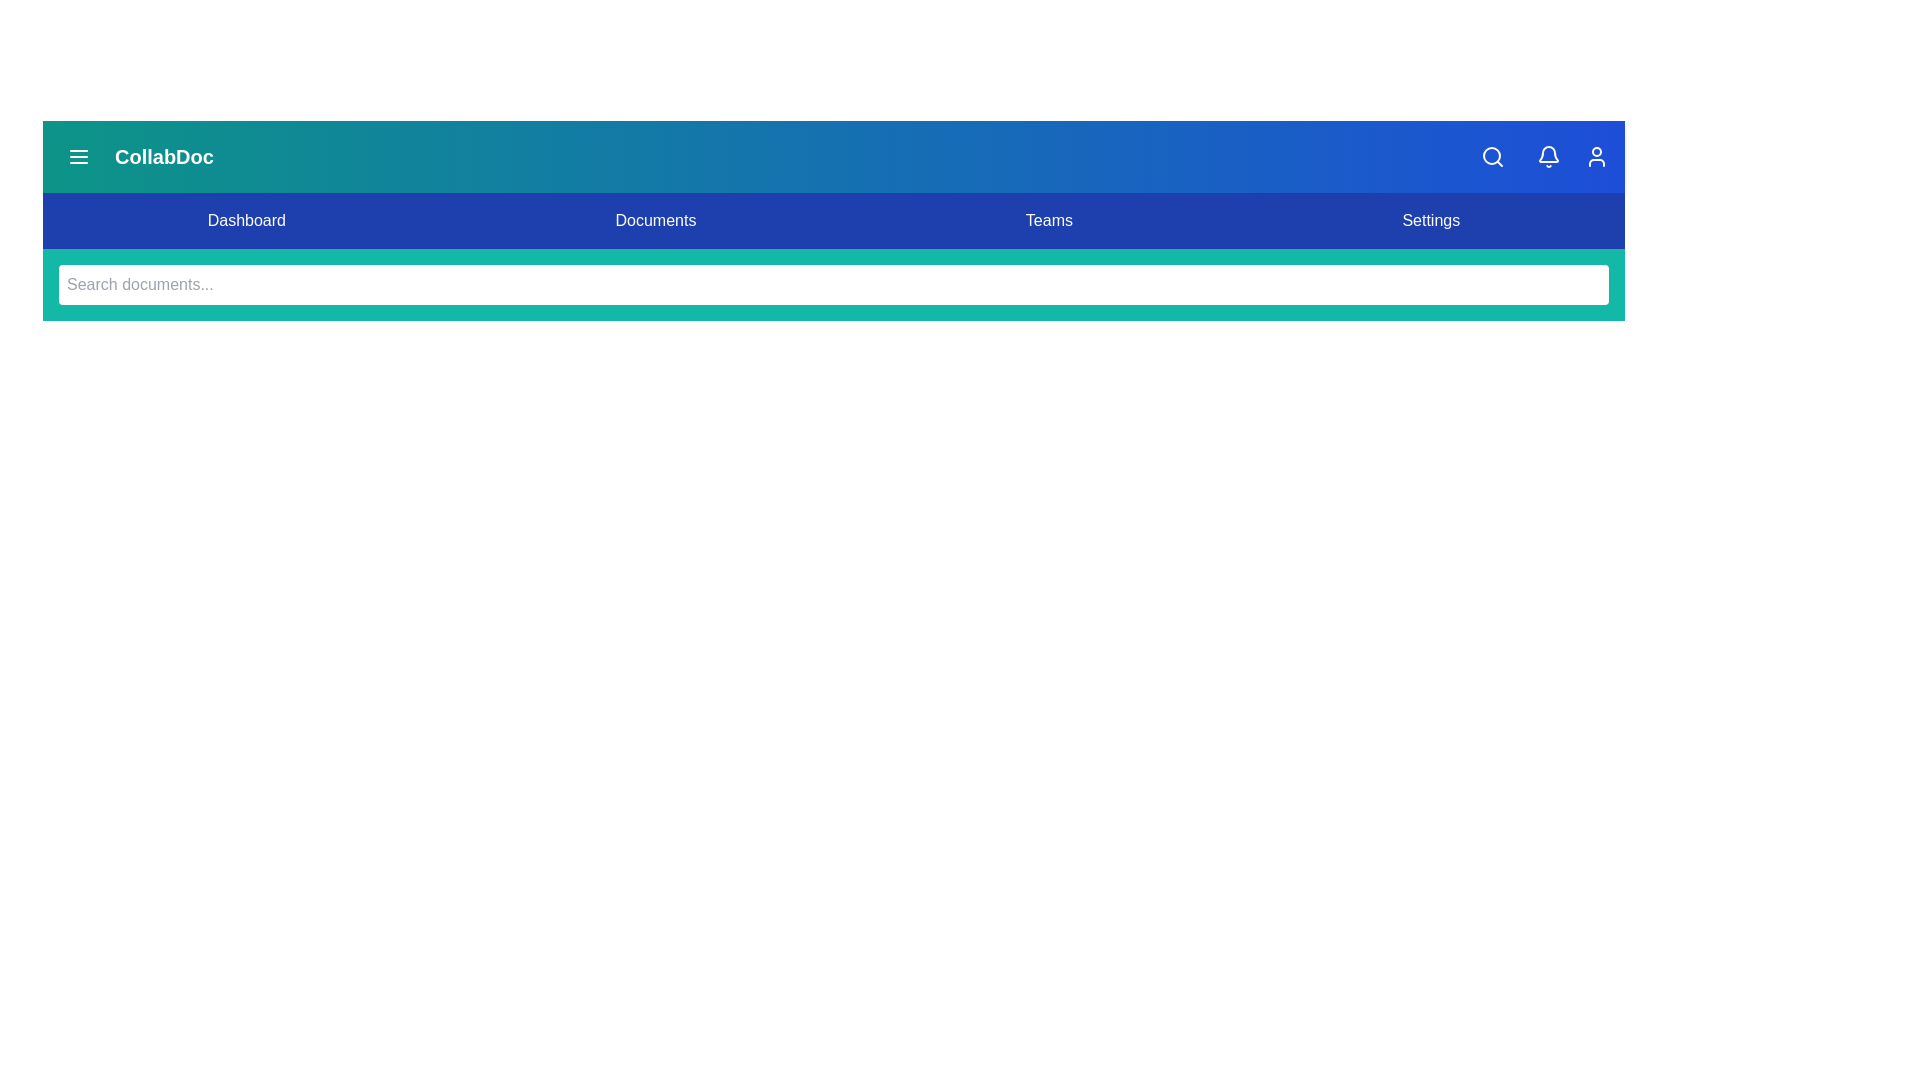 This screenshot has width=1920, height=1080. Describe the element at coordinates (1596, 156) in the screenshot. I see `the user_profile_button to view its hover effect` at that location.